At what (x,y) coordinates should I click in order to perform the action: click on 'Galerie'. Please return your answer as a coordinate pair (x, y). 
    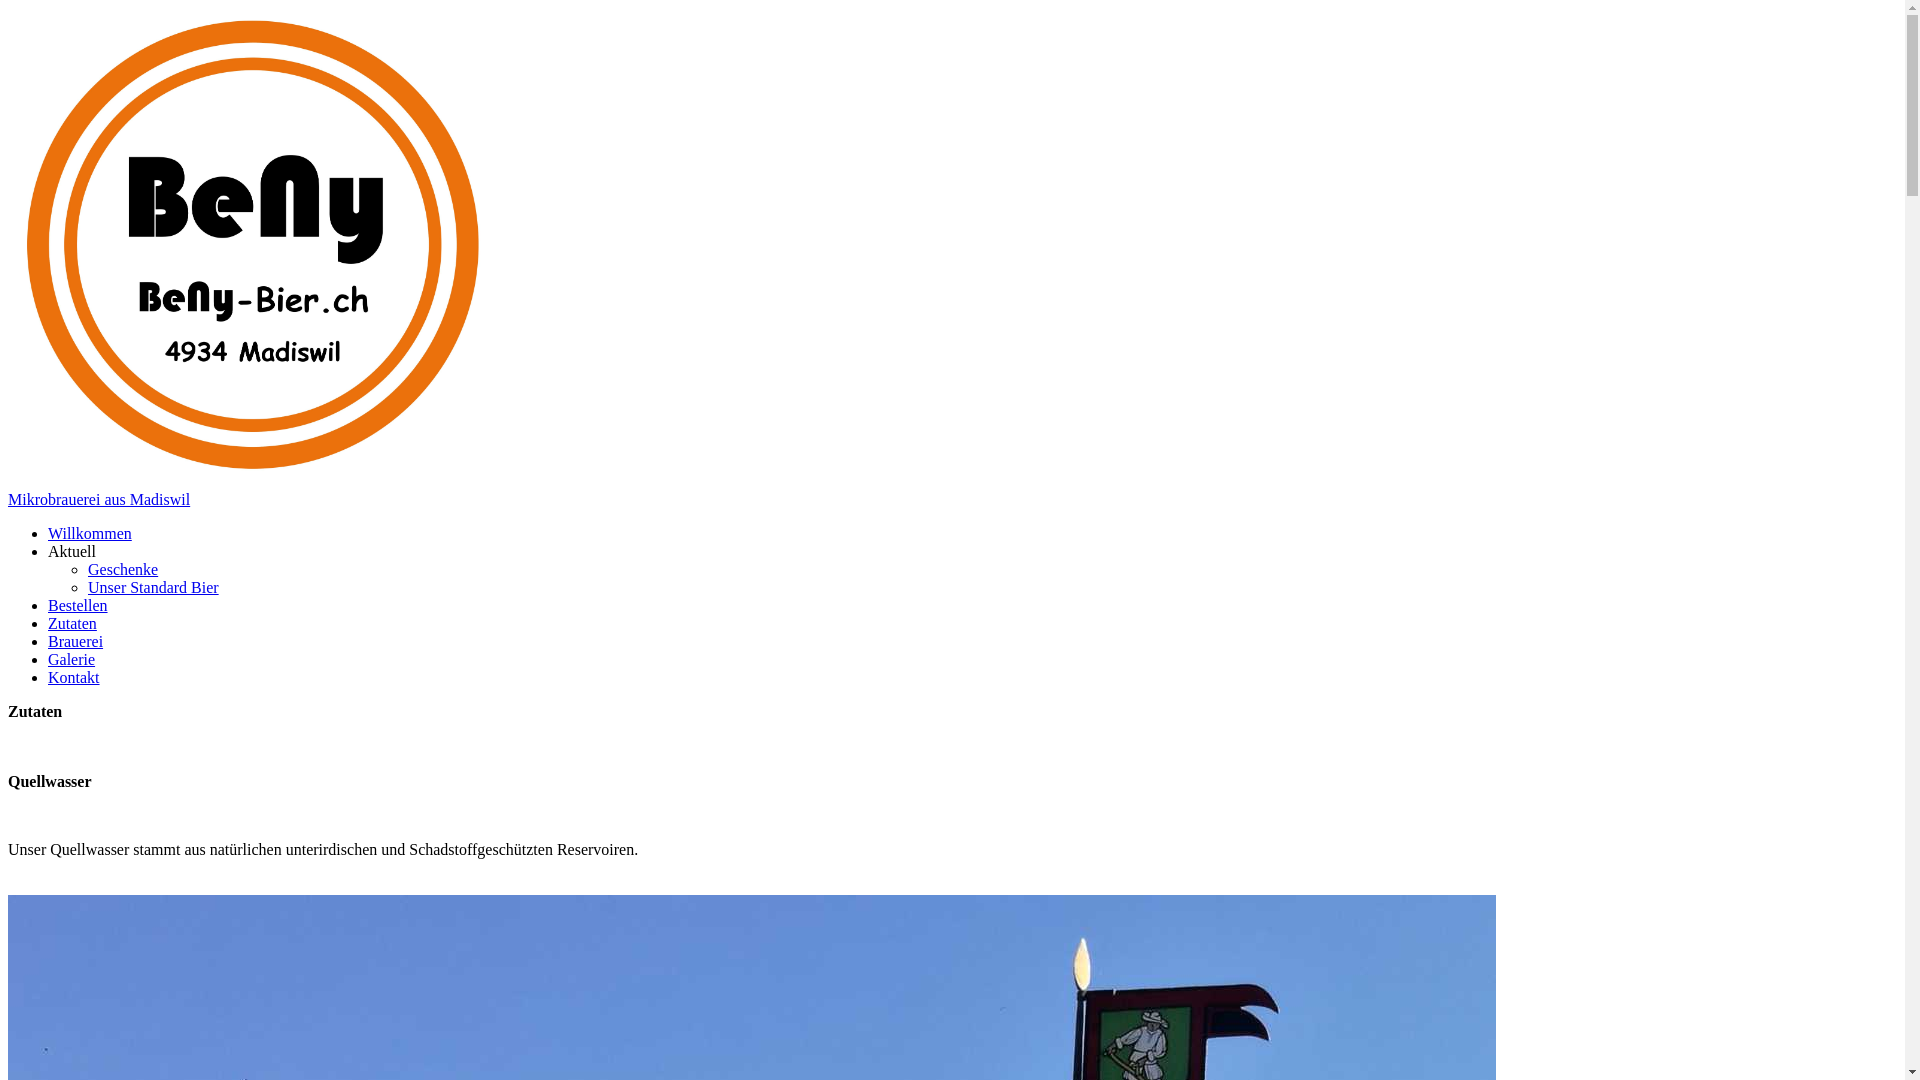
    Looking at the image, I should click on (71, 658).